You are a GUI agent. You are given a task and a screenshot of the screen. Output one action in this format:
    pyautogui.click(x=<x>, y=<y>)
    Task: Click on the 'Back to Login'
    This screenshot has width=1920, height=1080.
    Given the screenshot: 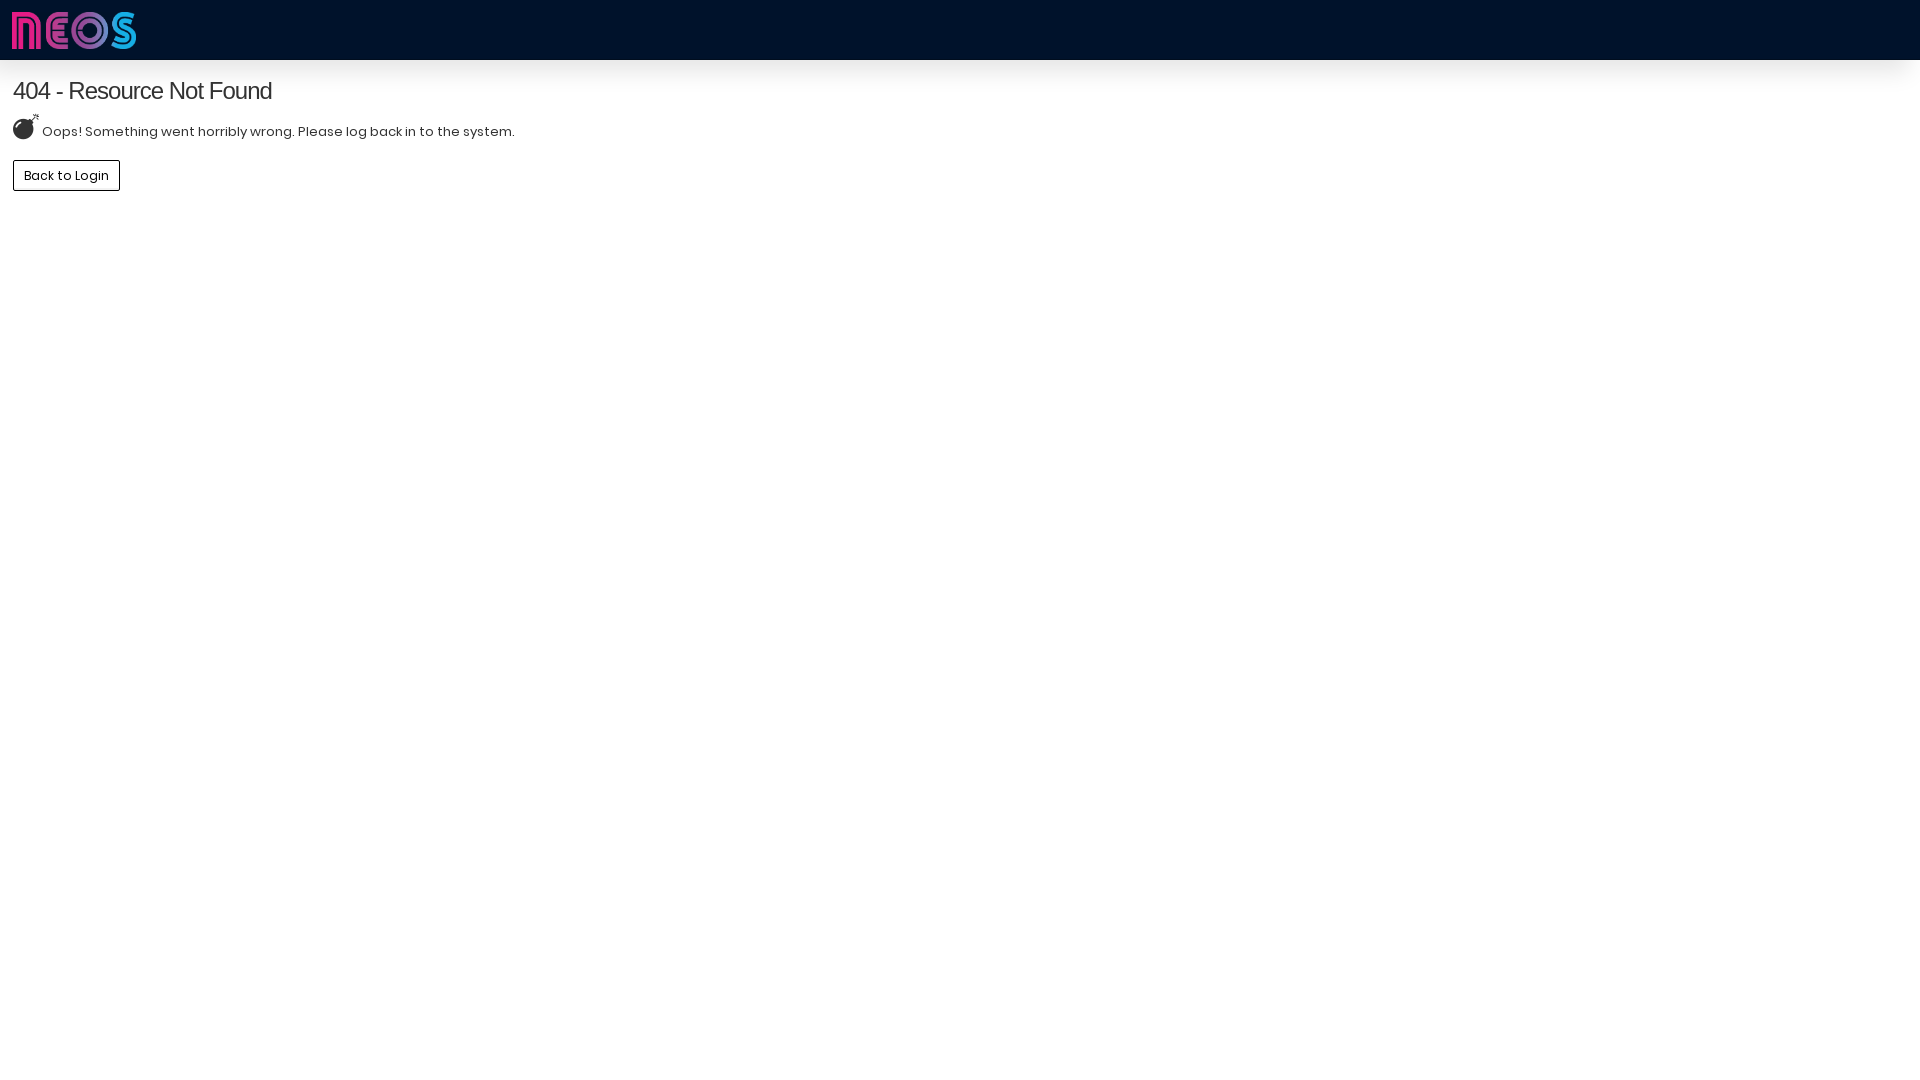 What is the action you would take?
    pyautogui.click(x=66, y=173)
    